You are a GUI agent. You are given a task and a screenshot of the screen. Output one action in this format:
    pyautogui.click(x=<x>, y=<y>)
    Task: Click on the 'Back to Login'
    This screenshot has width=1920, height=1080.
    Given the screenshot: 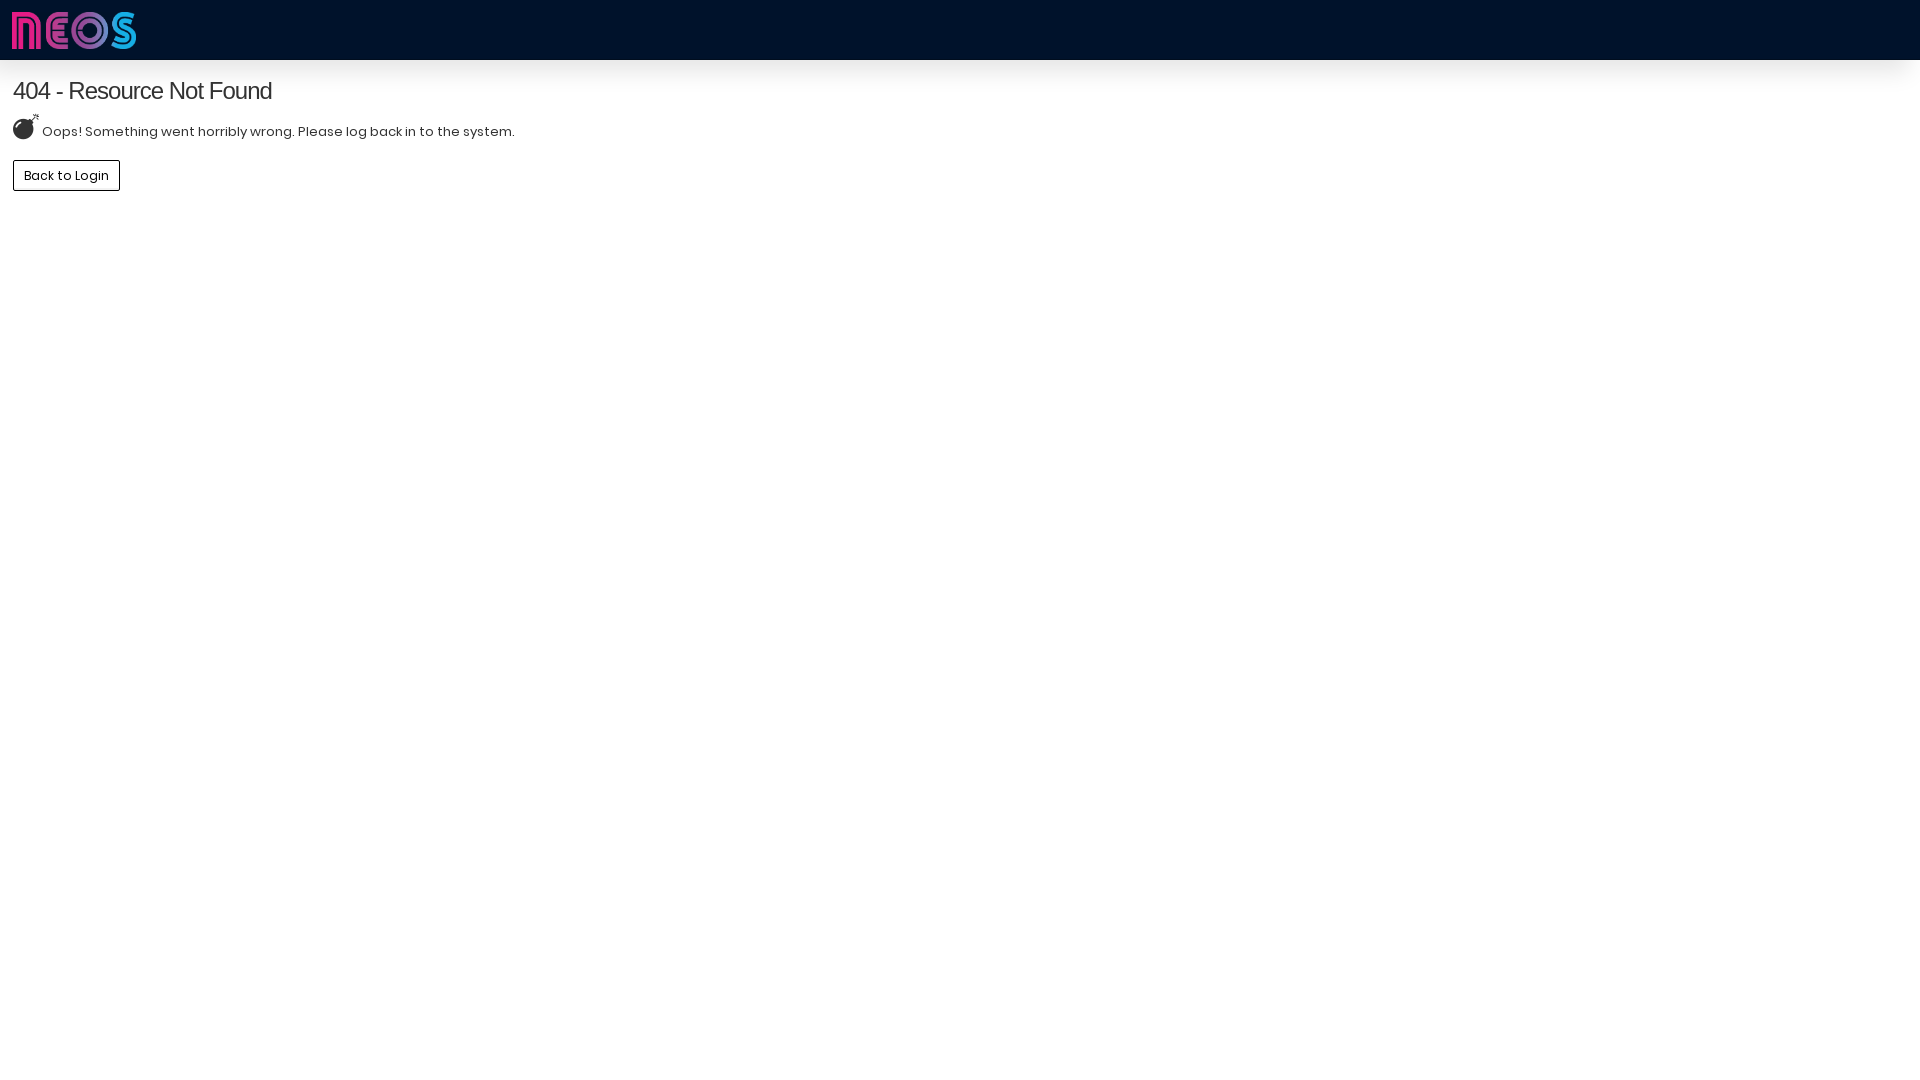 What is the action you would take?
    pyautogui.click(x=66, y=173)
    